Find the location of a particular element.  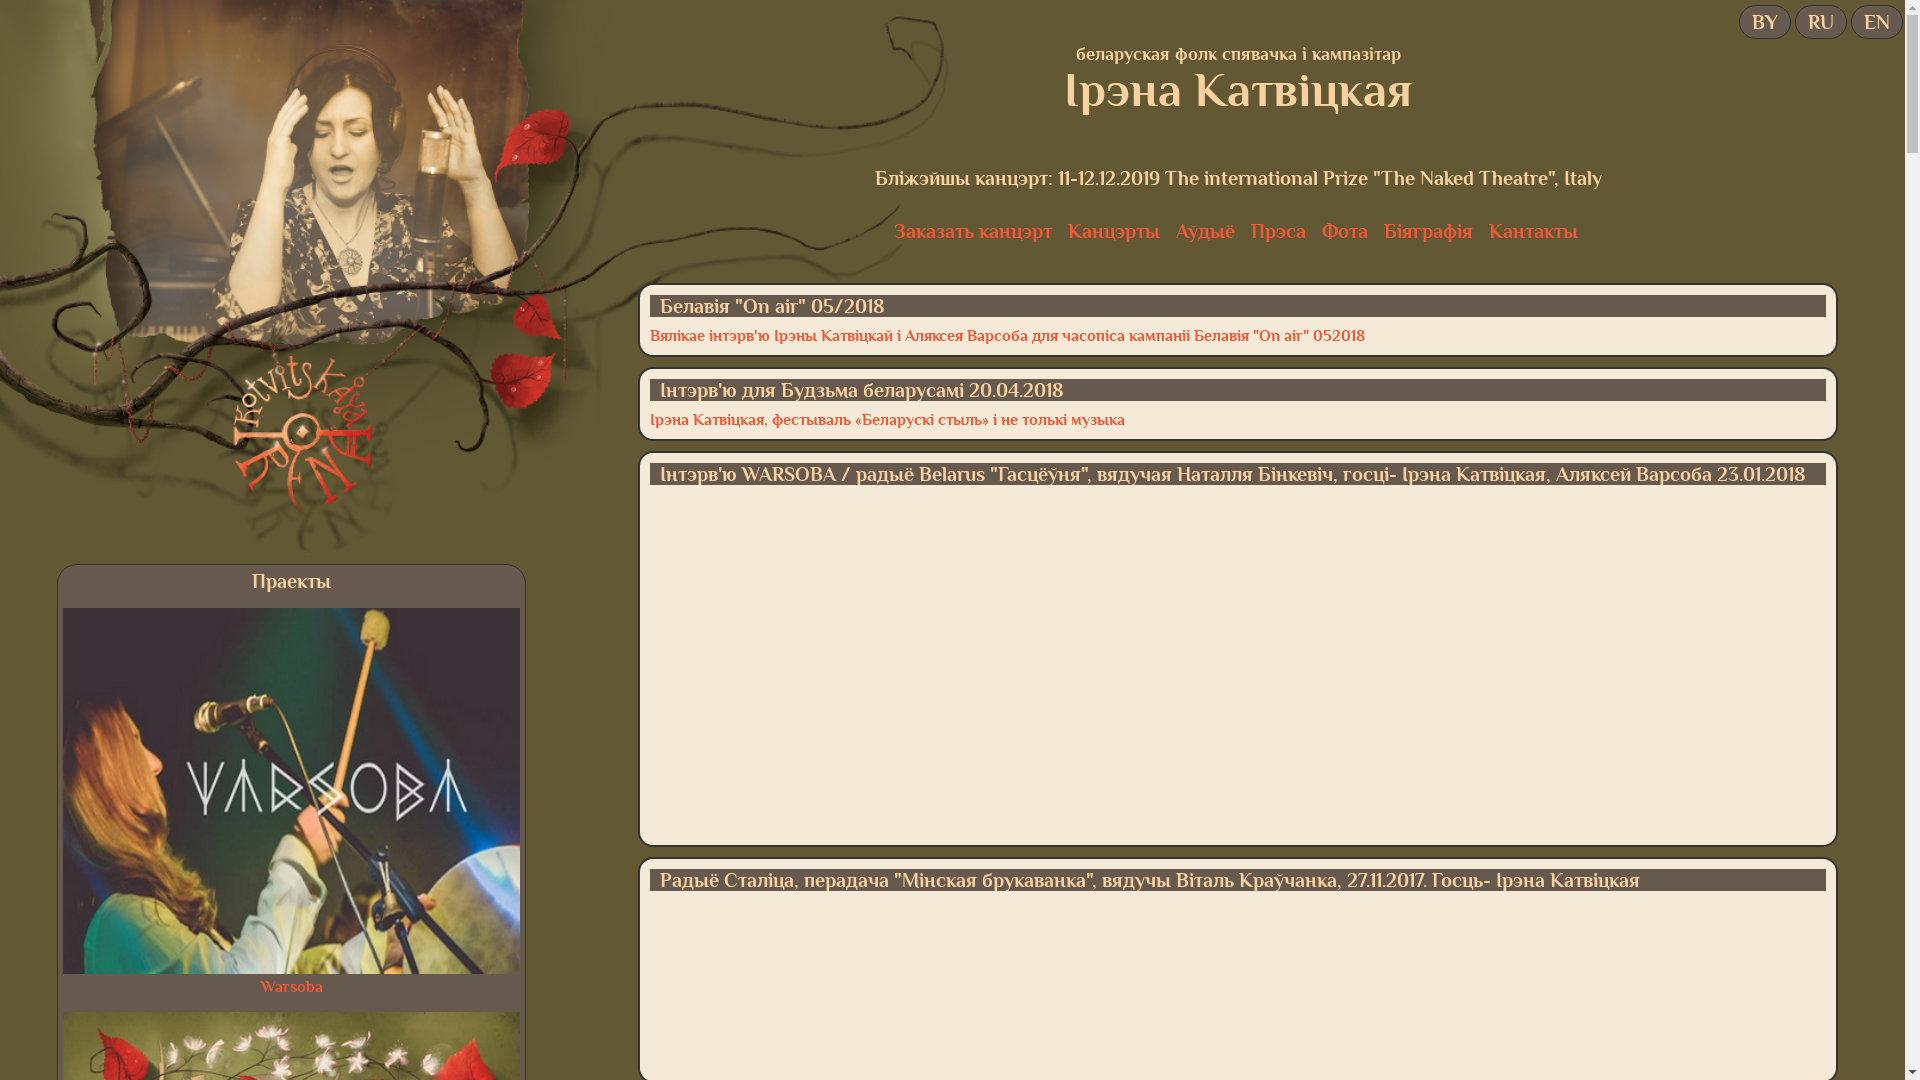

'EN' is located at coordinates (1856, 22).